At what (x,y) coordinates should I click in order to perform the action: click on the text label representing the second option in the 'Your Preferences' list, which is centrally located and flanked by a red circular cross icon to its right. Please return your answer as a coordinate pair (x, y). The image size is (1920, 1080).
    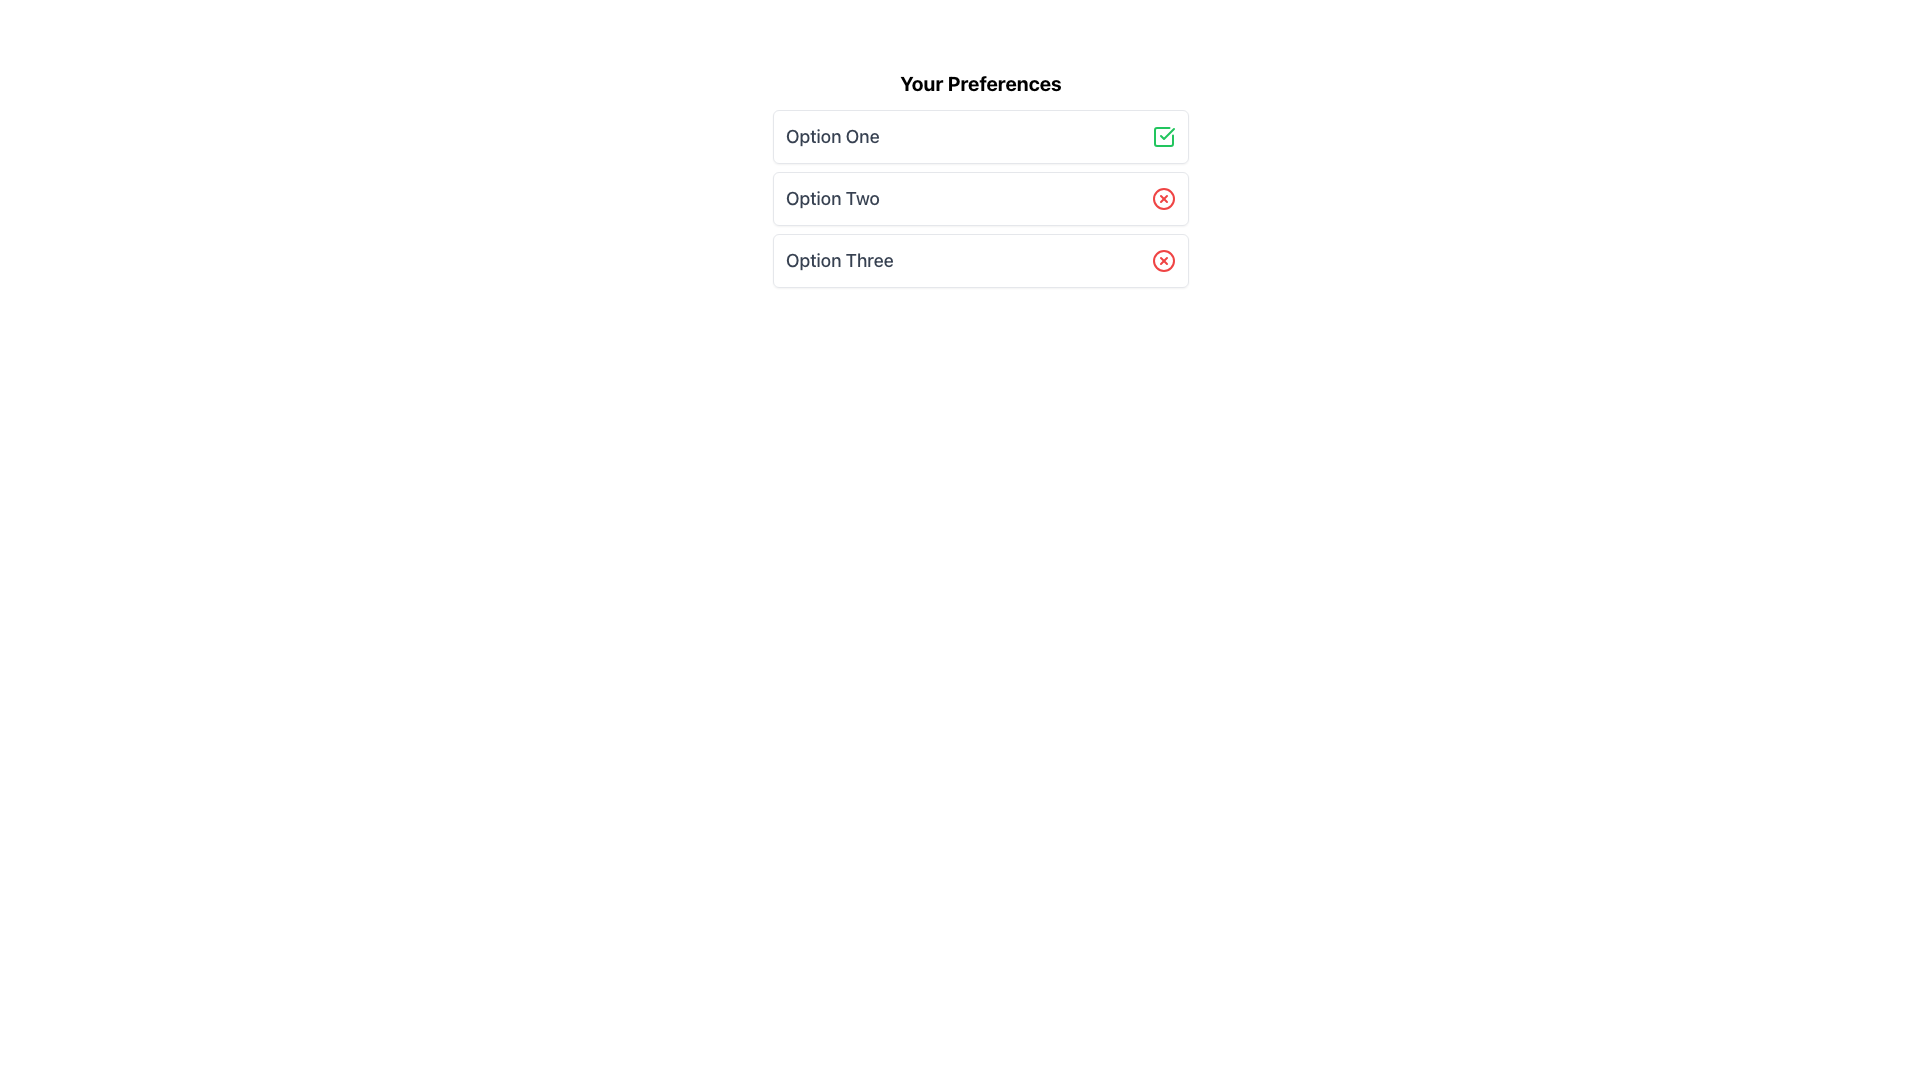
    Looking at the image, I should click on (832, 199).